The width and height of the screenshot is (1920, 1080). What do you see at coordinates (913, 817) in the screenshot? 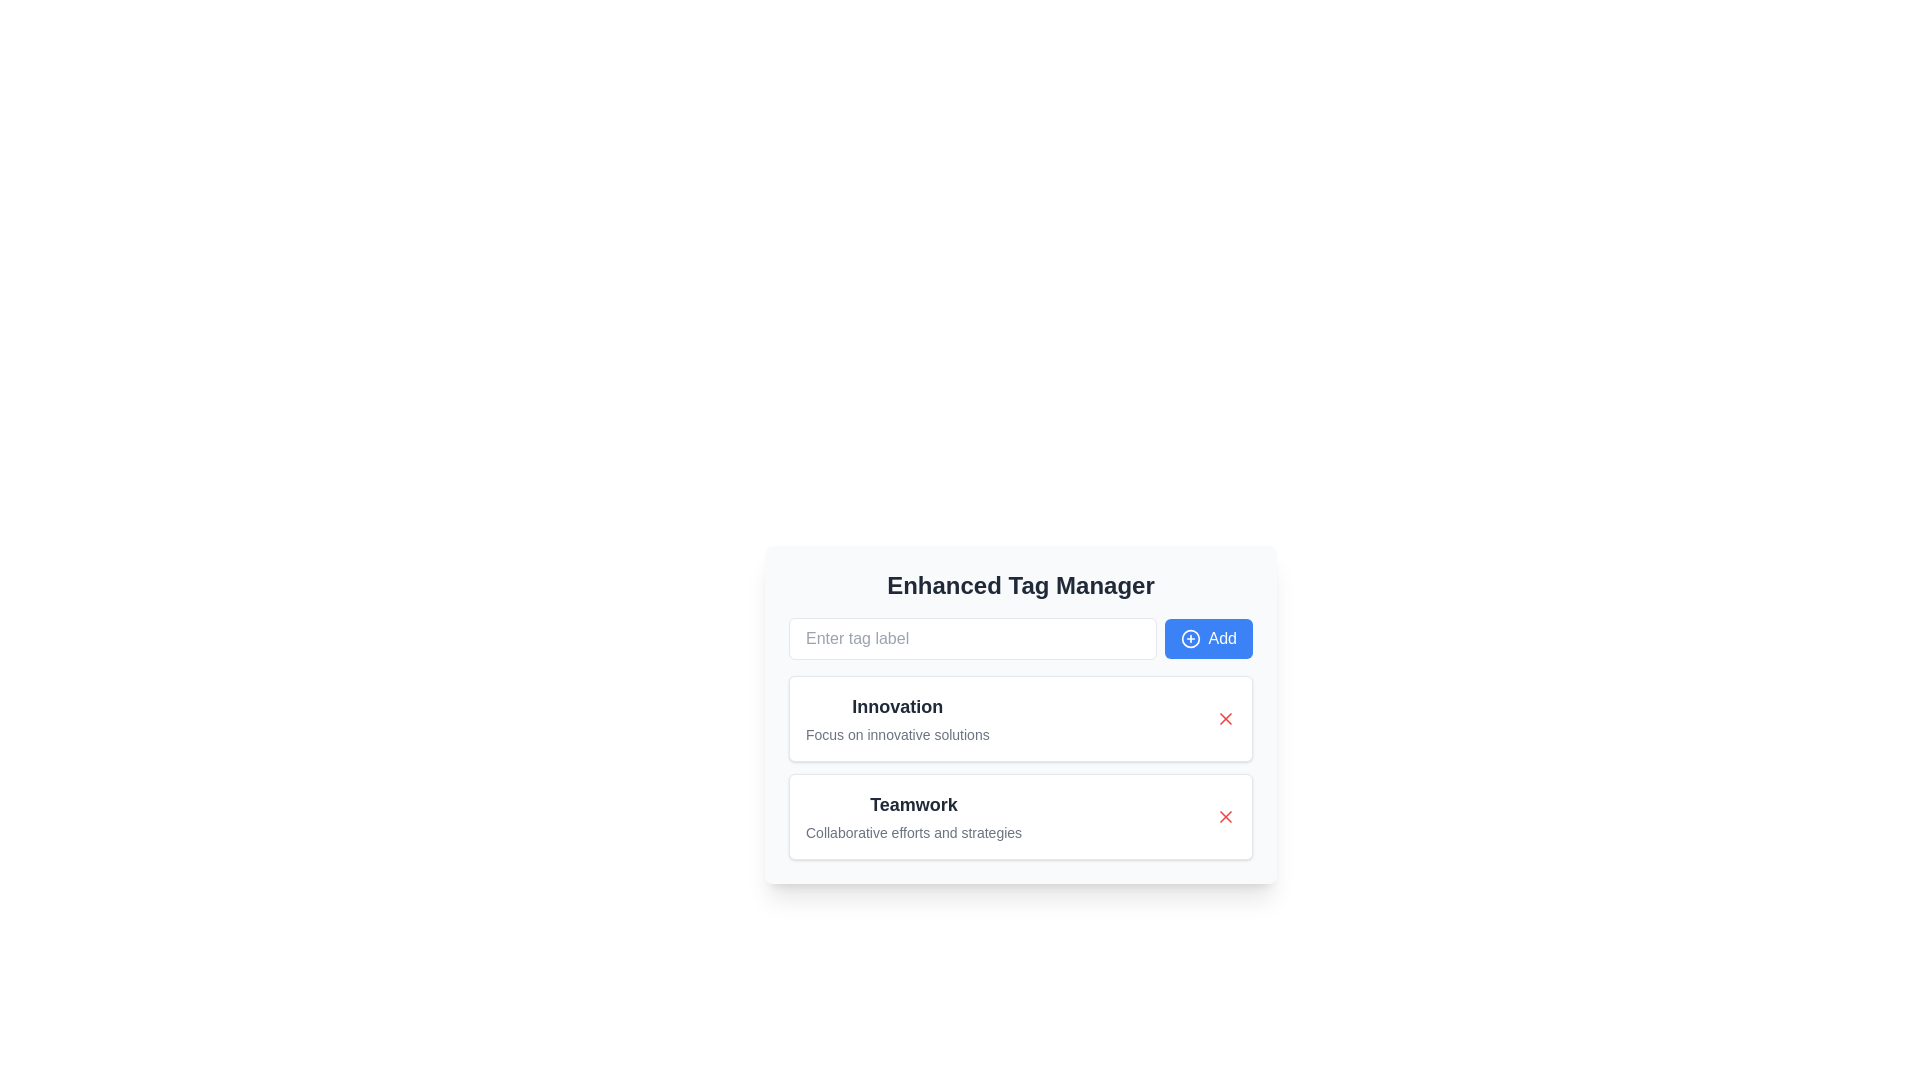
I see `the Text block titled 'Teamwork' which displays a description 'Collaborative efforts and strategies', located under the header 'Enhanced Tag Manager'` at bounding box center [913, 817].